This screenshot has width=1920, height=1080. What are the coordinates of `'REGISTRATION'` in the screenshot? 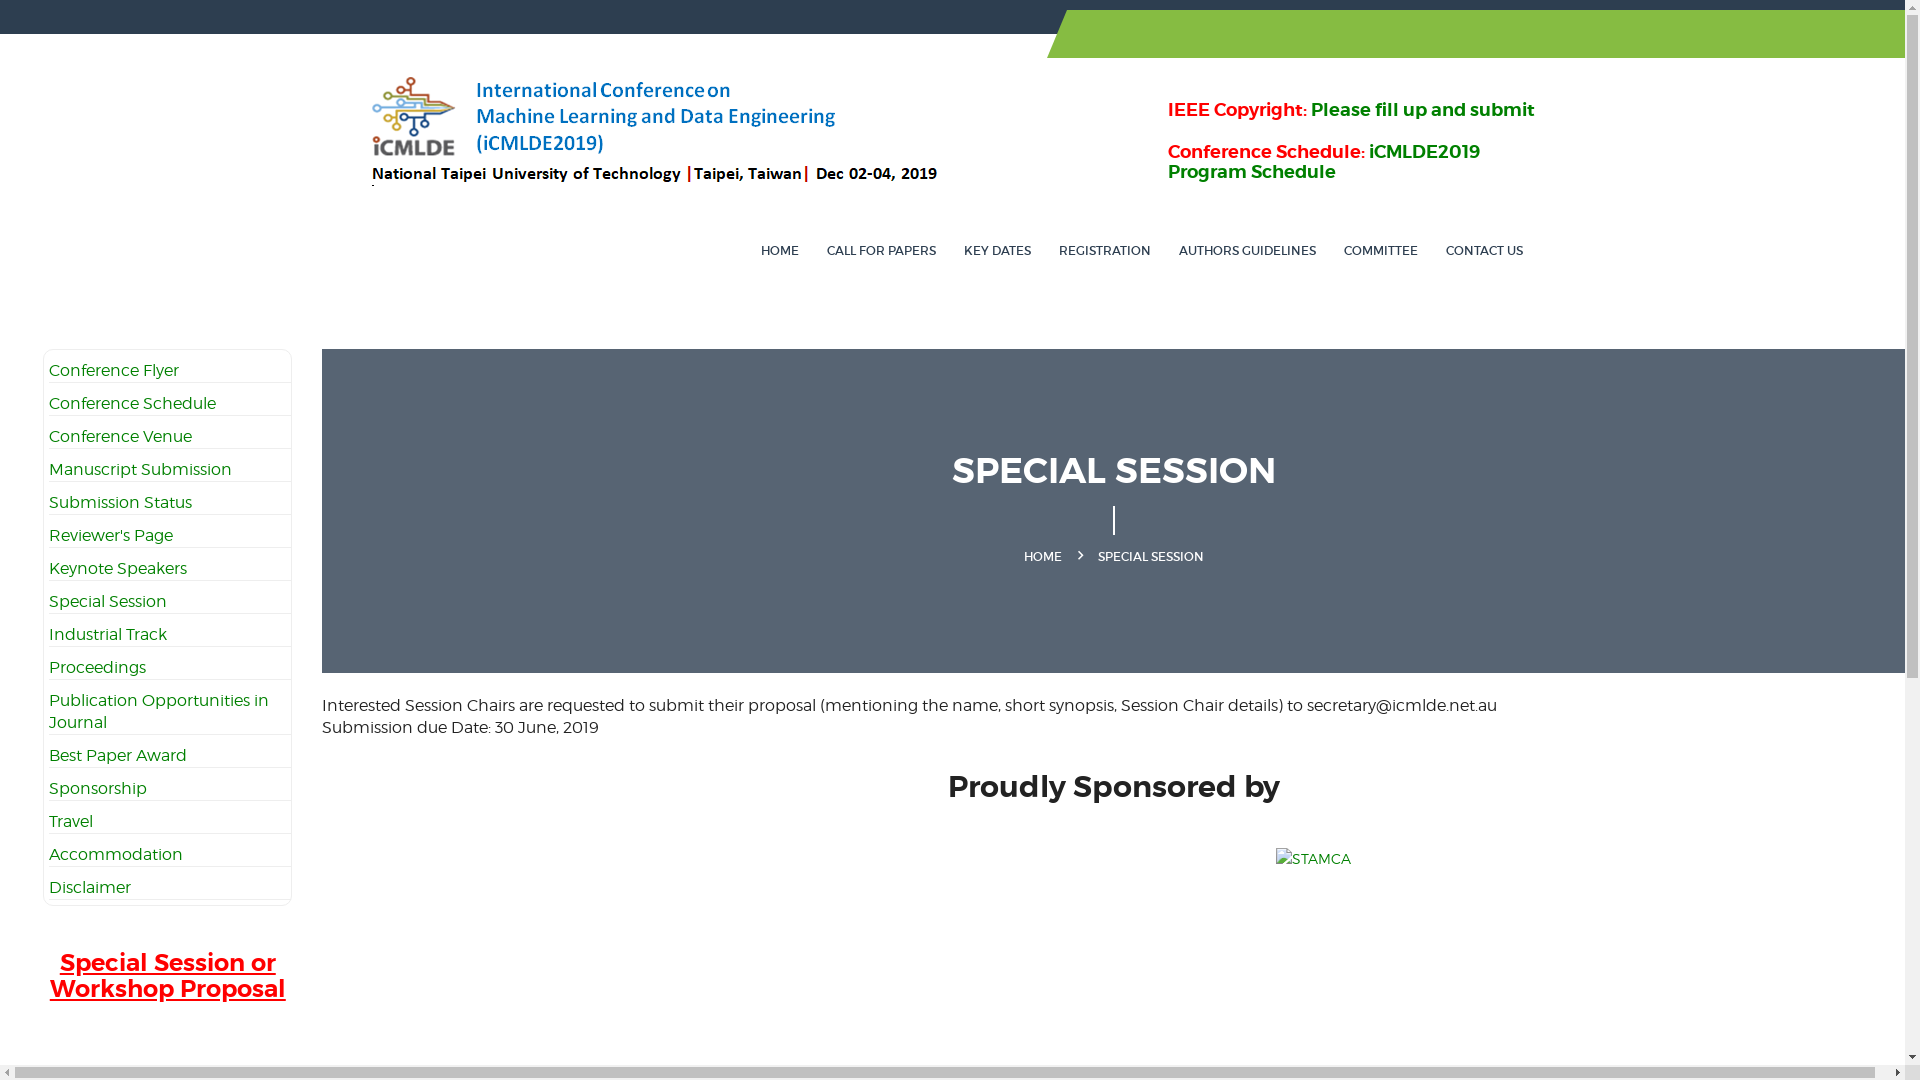 It's located at (1056, 249).